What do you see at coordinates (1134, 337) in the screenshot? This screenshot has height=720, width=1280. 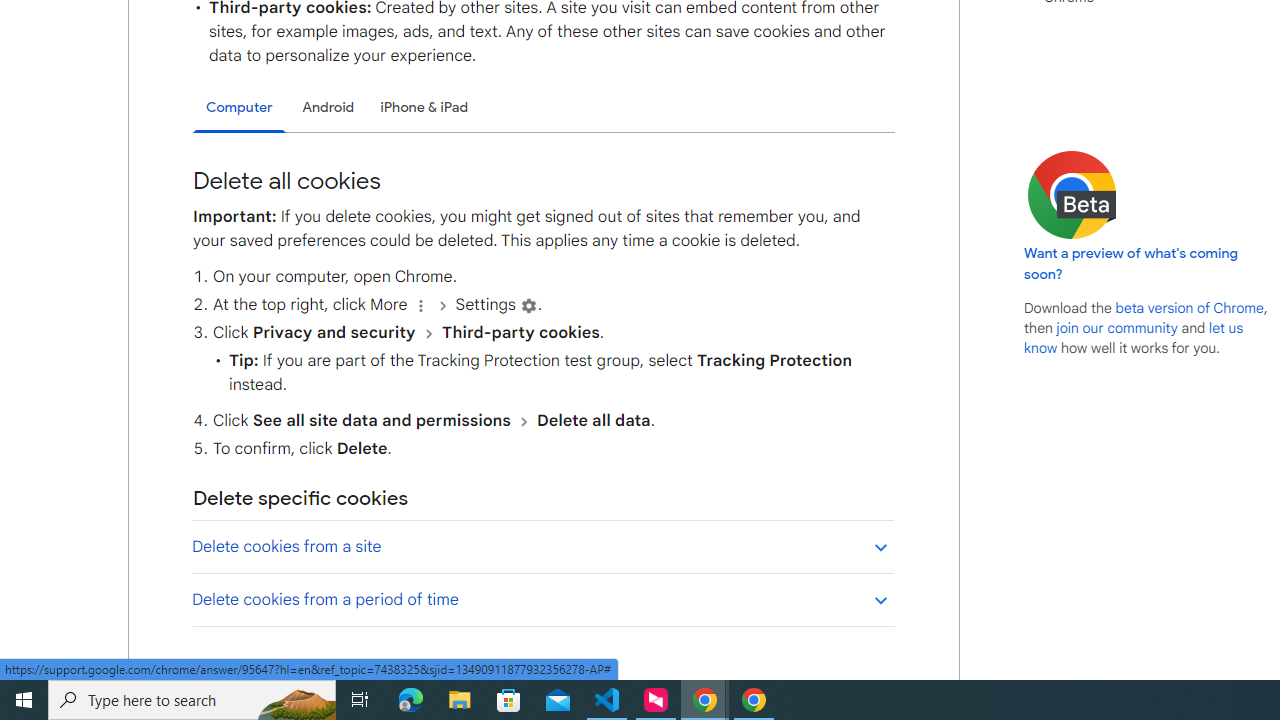 I see `'let us know'` at bounding box center [1134, 337].